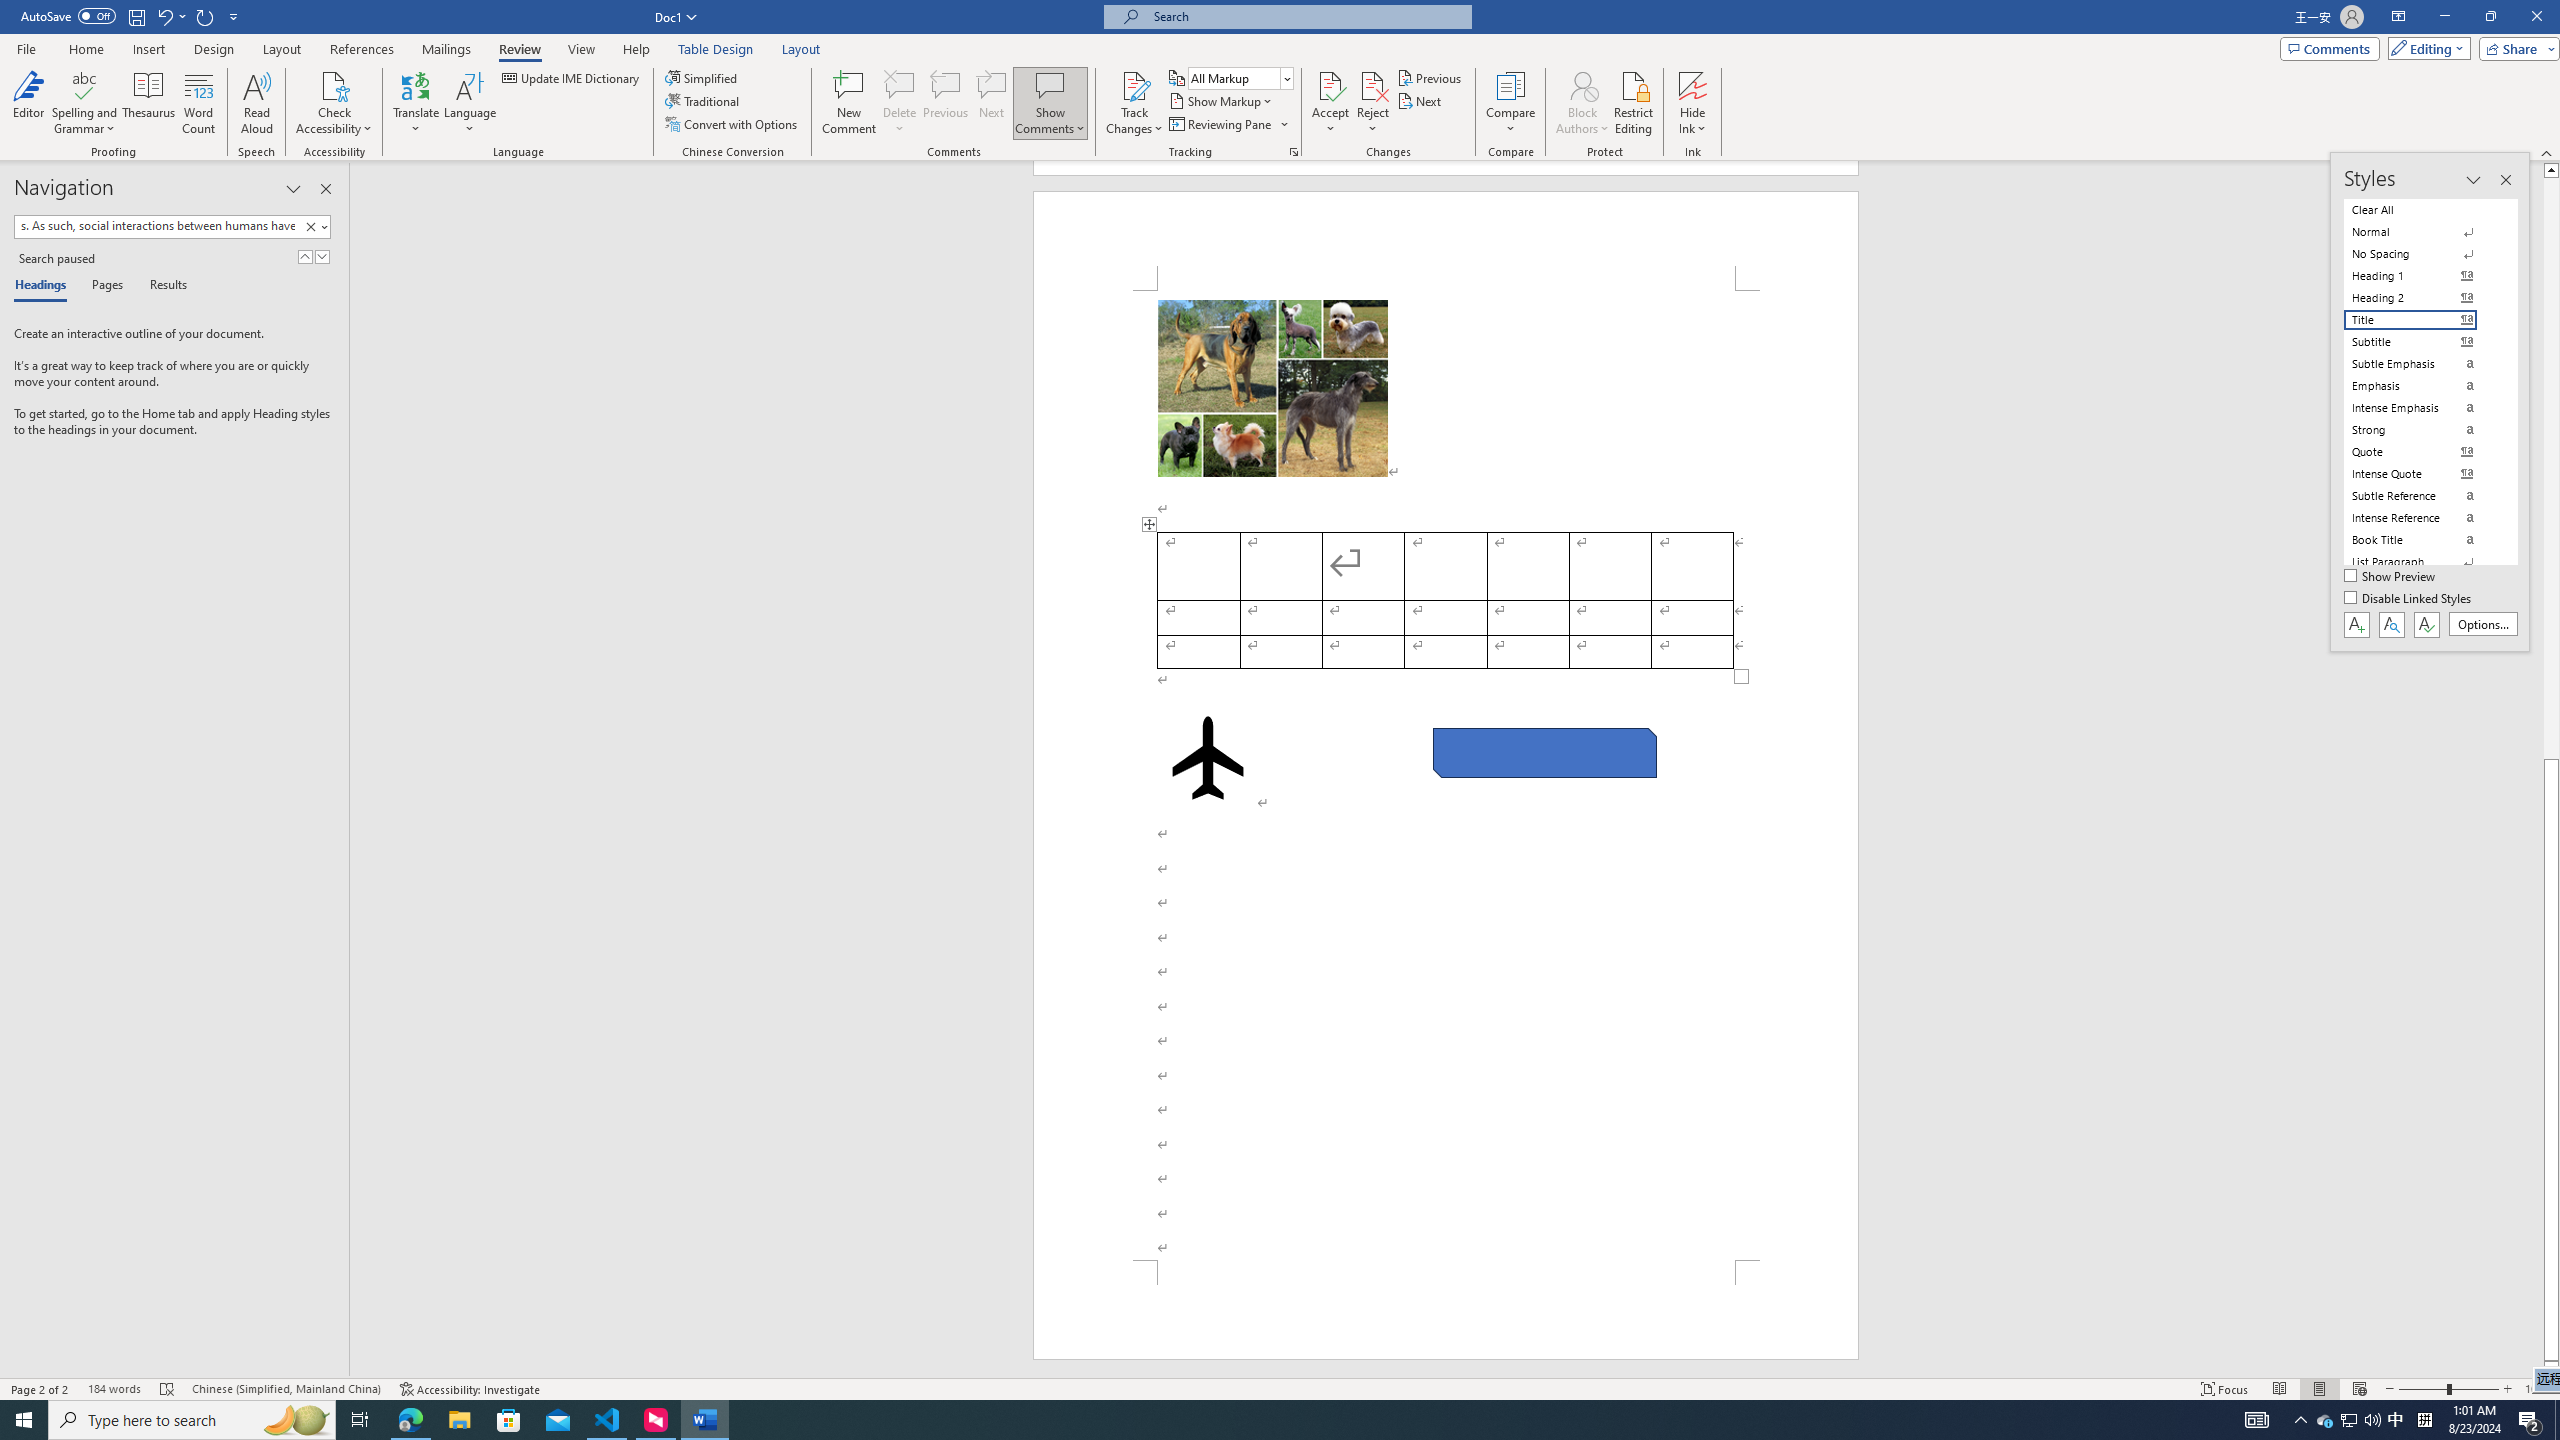 The height and width of the screenshot is (1440, 2560). Describe the element at coordinates (2422, 495) in the screenshot. I see `'Subtle Reference'` at that location.